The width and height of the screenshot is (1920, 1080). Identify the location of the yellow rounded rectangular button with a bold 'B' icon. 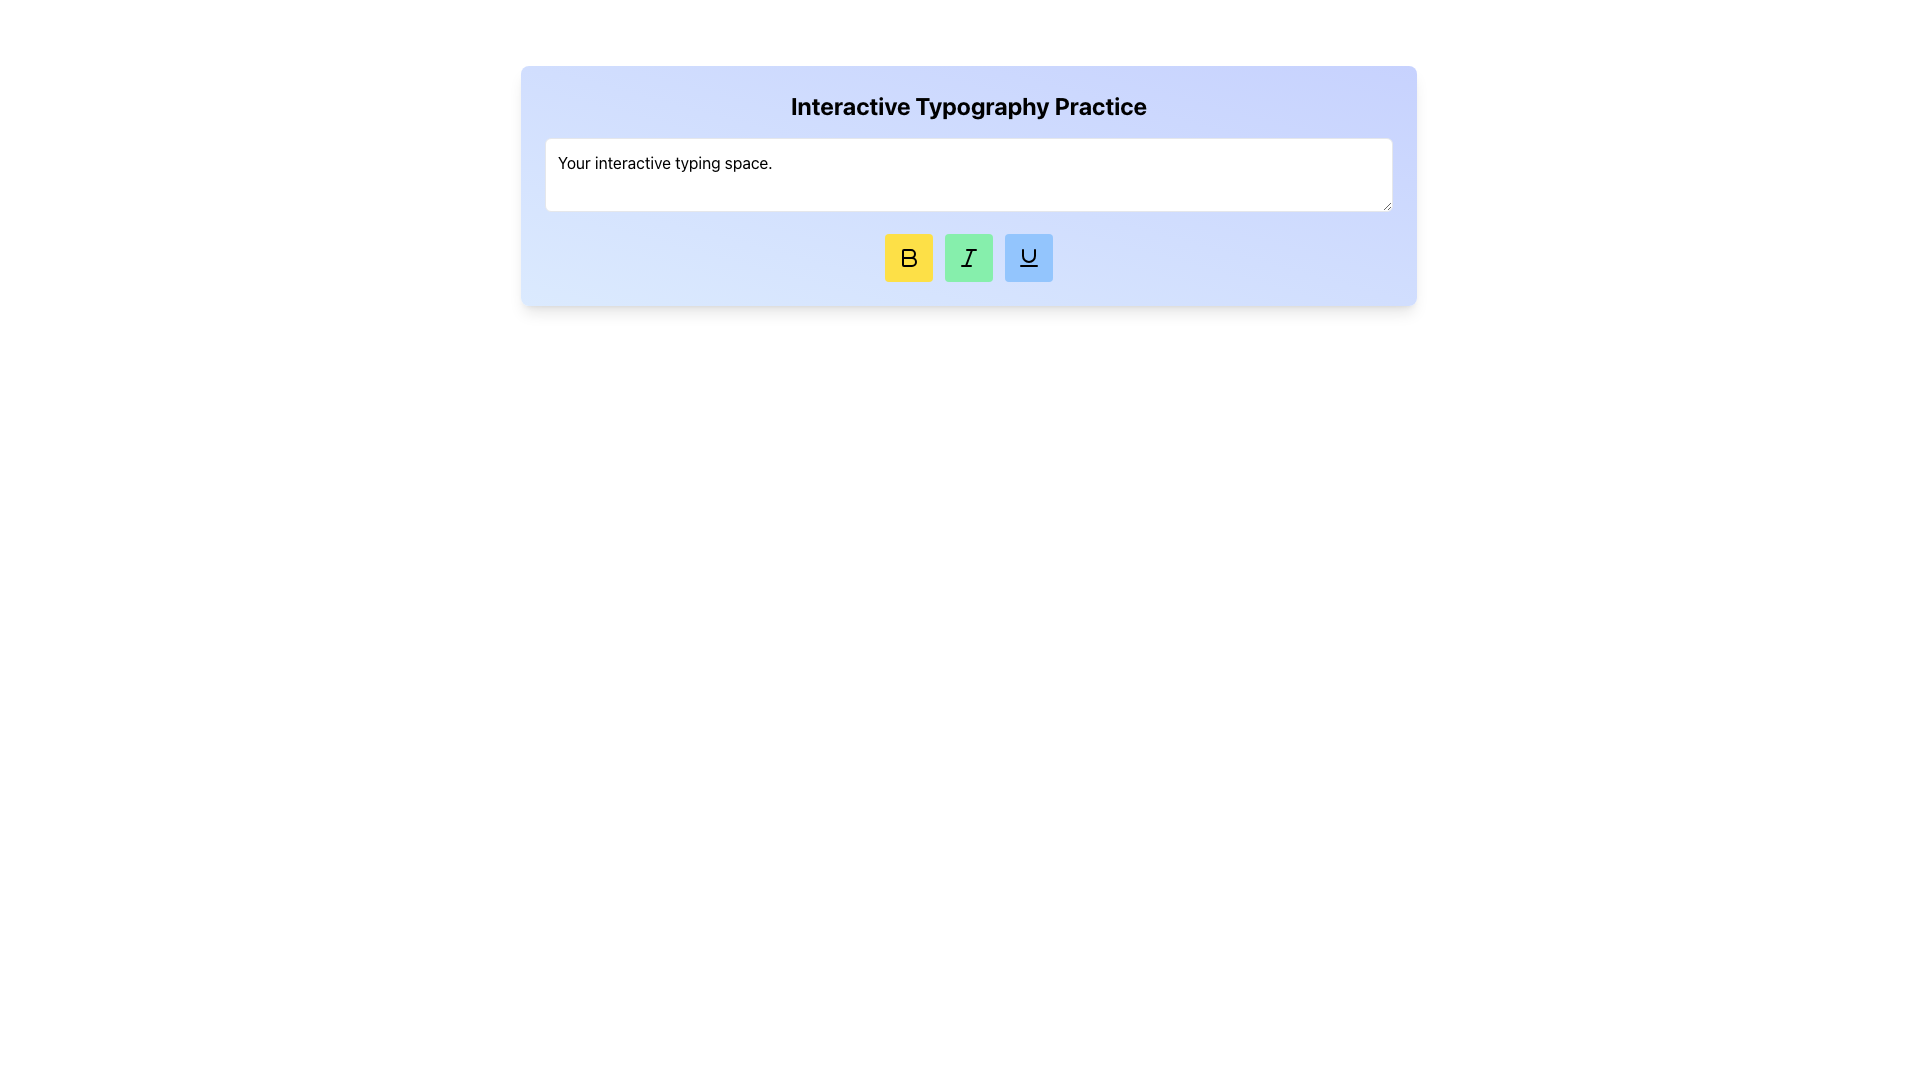
(907, 257).